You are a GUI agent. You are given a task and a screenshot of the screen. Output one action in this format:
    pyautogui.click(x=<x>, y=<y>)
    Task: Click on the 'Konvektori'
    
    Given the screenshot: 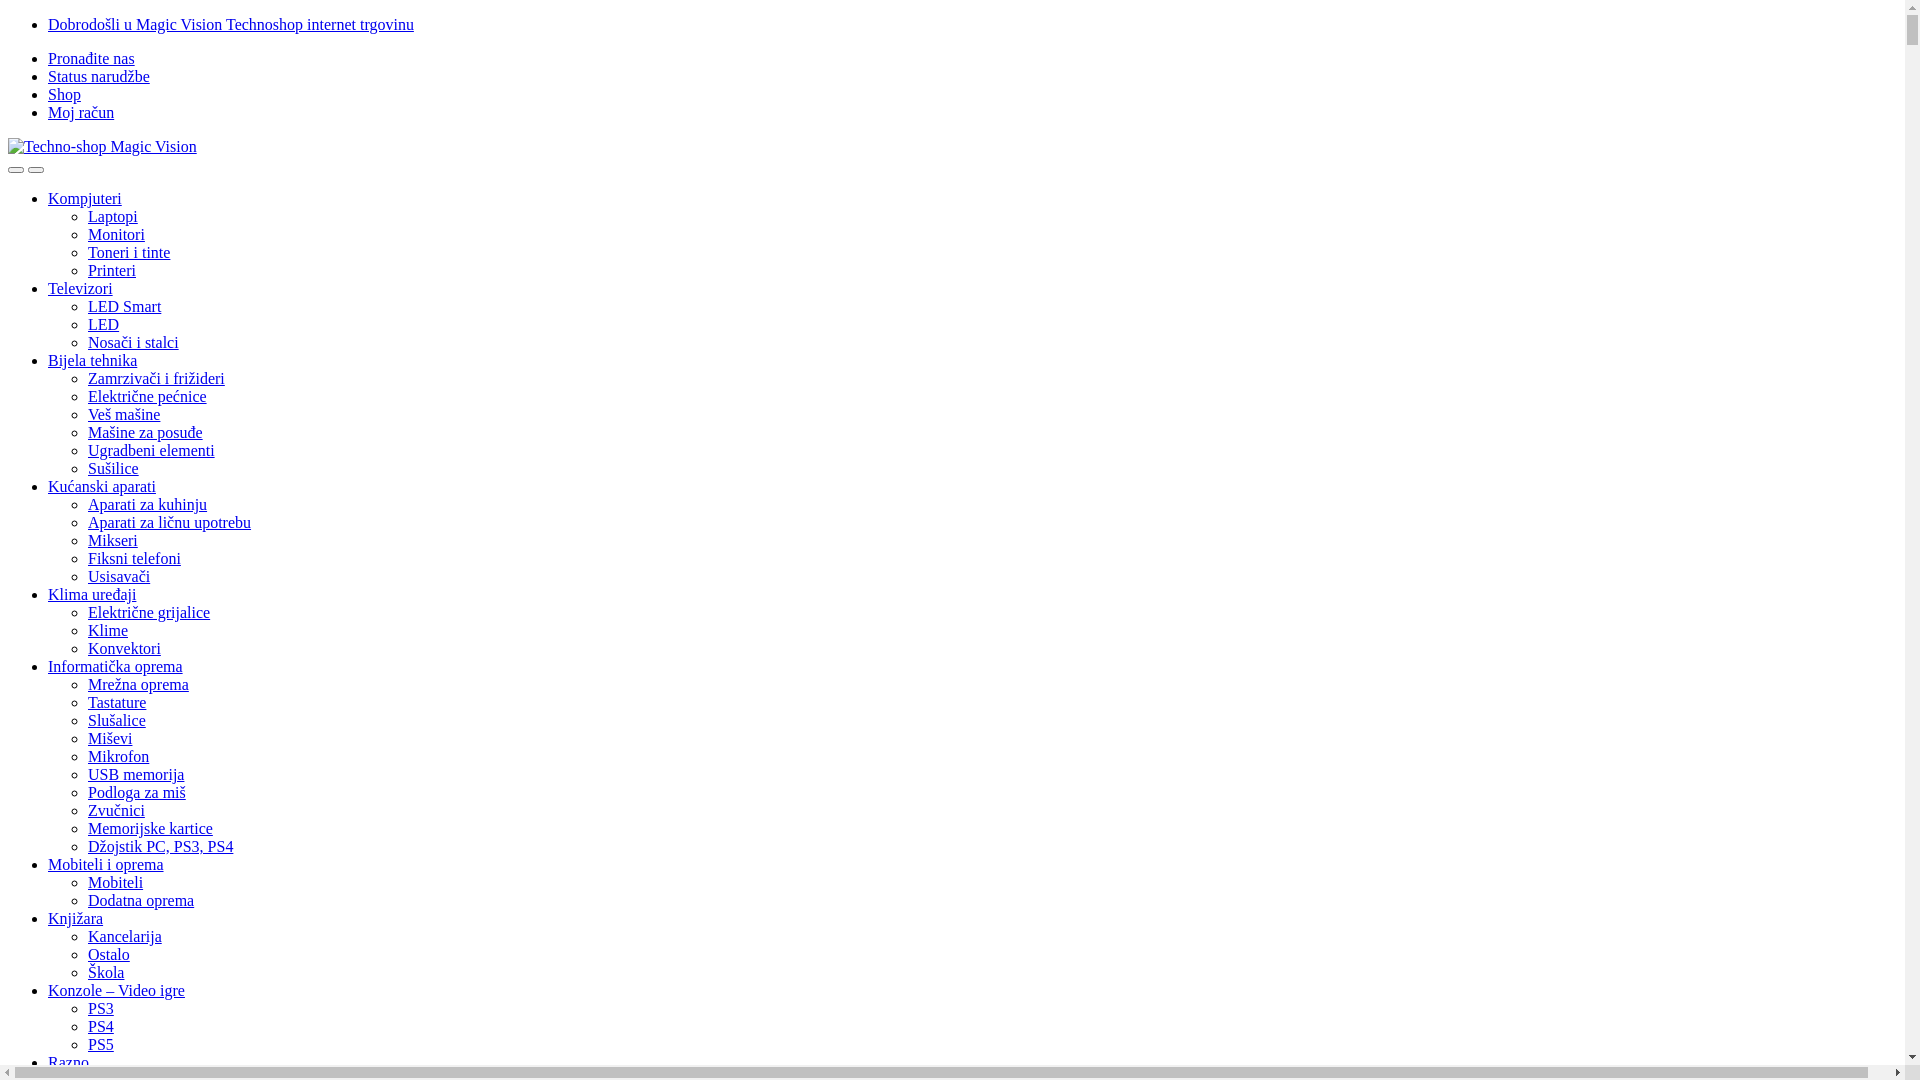 What is the action you would take?
    pyautogui.click(x=123, y=648)
    